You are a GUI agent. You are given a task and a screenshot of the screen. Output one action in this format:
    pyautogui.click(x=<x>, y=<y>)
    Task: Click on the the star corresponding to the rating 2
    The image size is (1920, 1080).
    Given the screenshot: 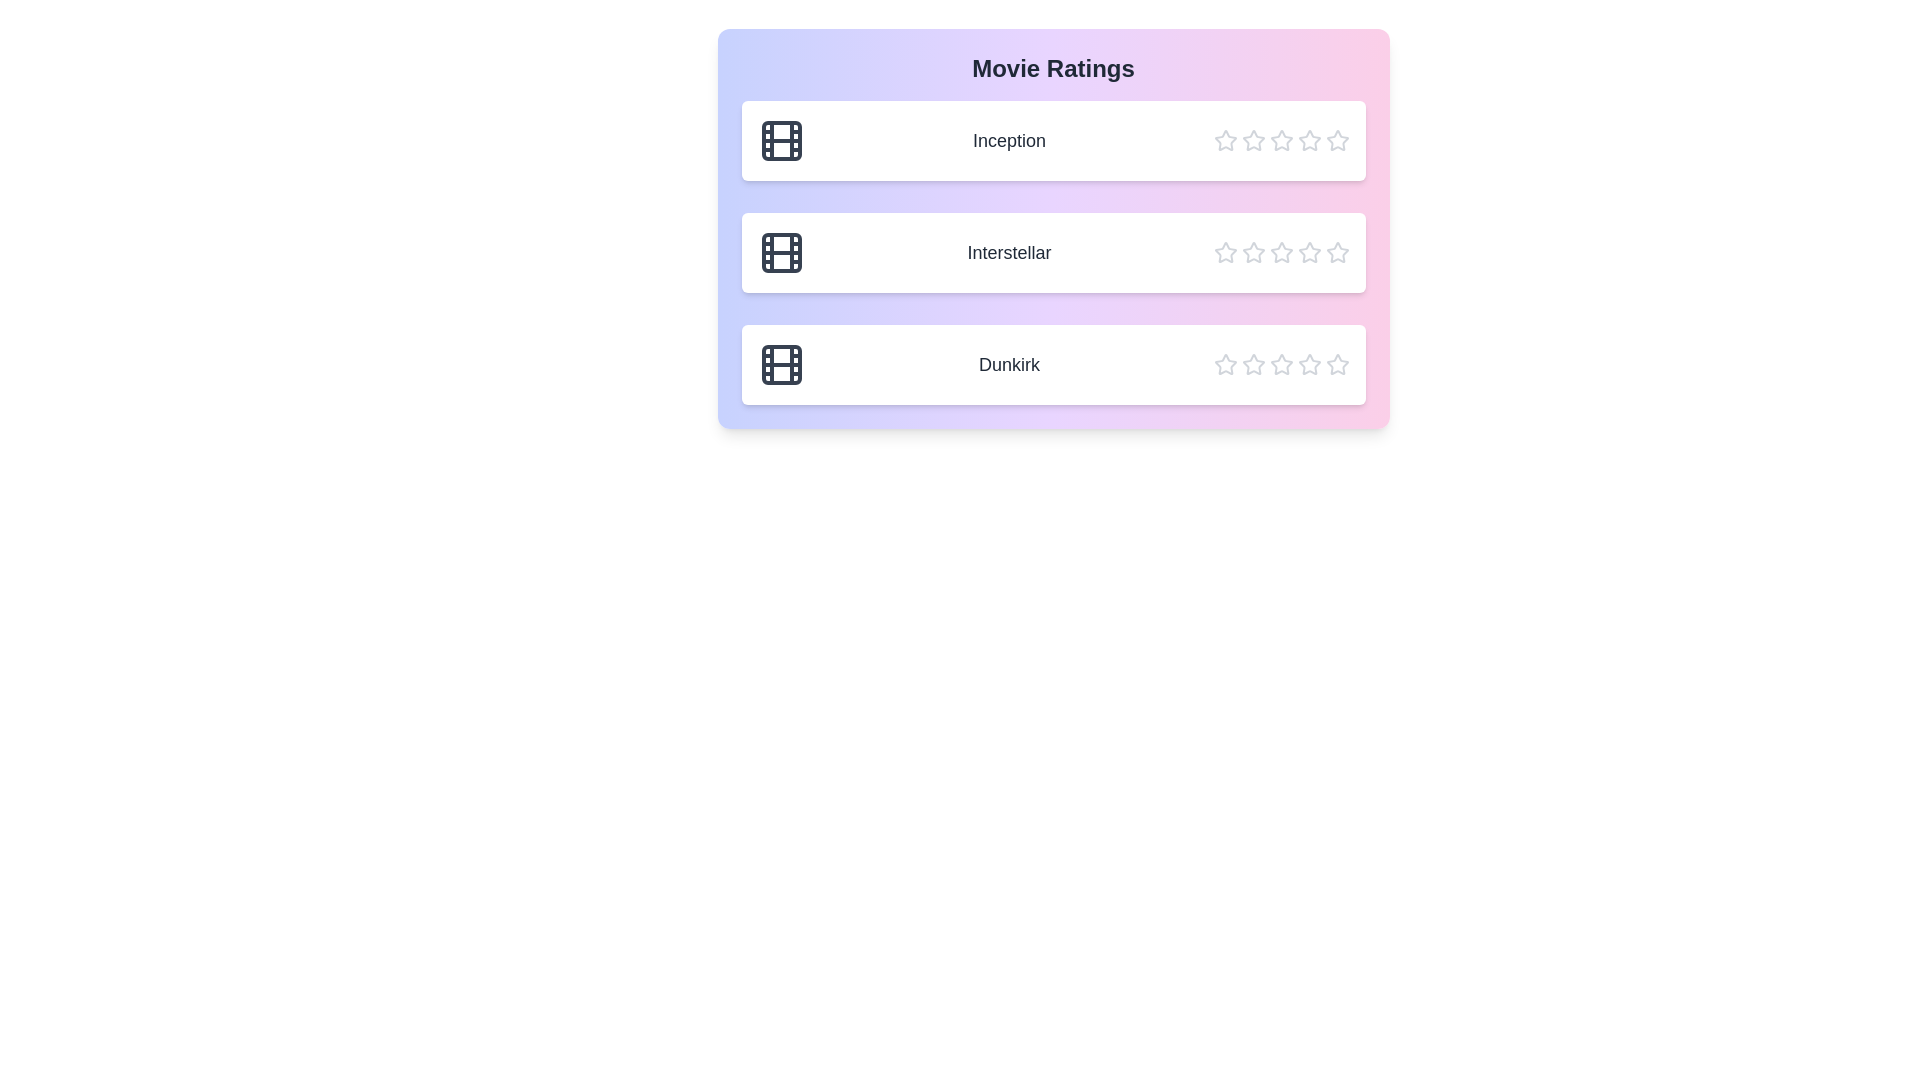 What is the action you would take?
    pyautogui.click(x=1252, y=140)
    